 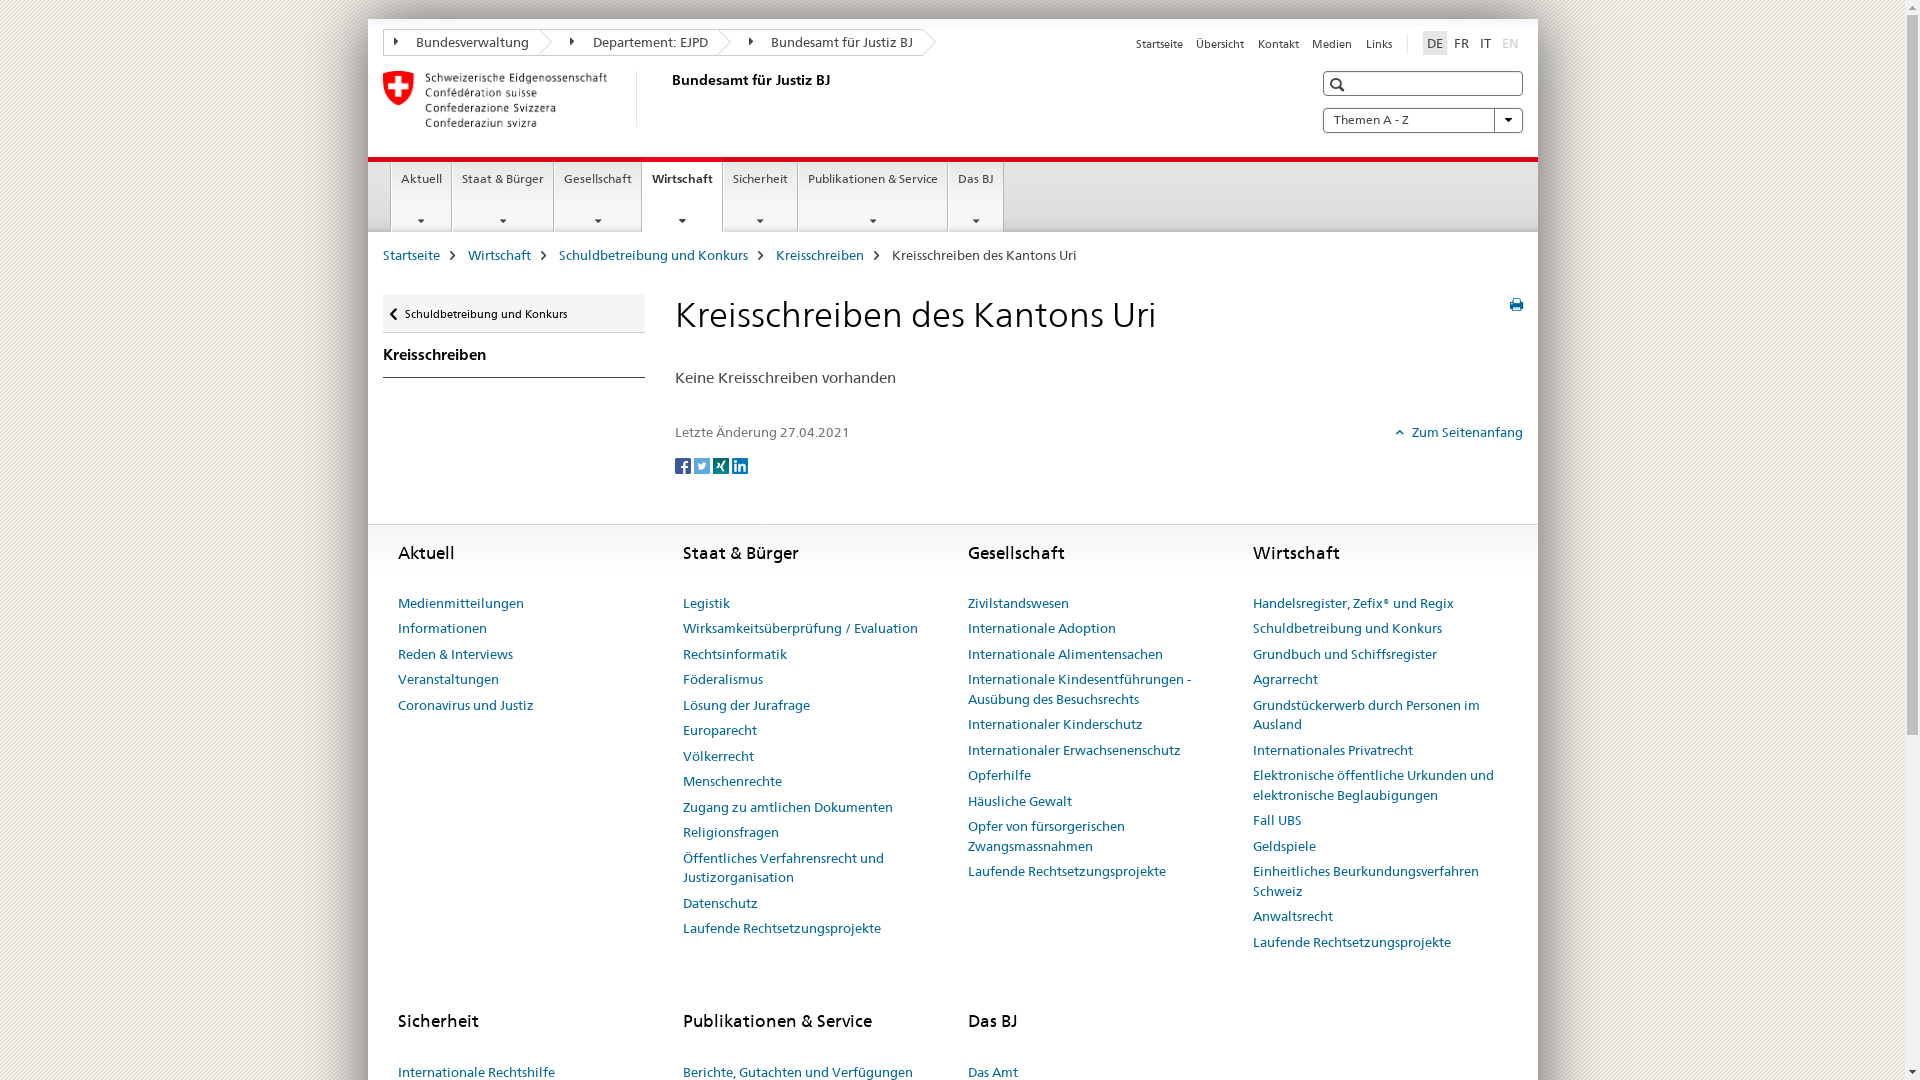 What do you see at coordinates (1064, 655) in the screenshot?
I see `'Internationale Alimentensachen'` at bounding box center [1064, 655].